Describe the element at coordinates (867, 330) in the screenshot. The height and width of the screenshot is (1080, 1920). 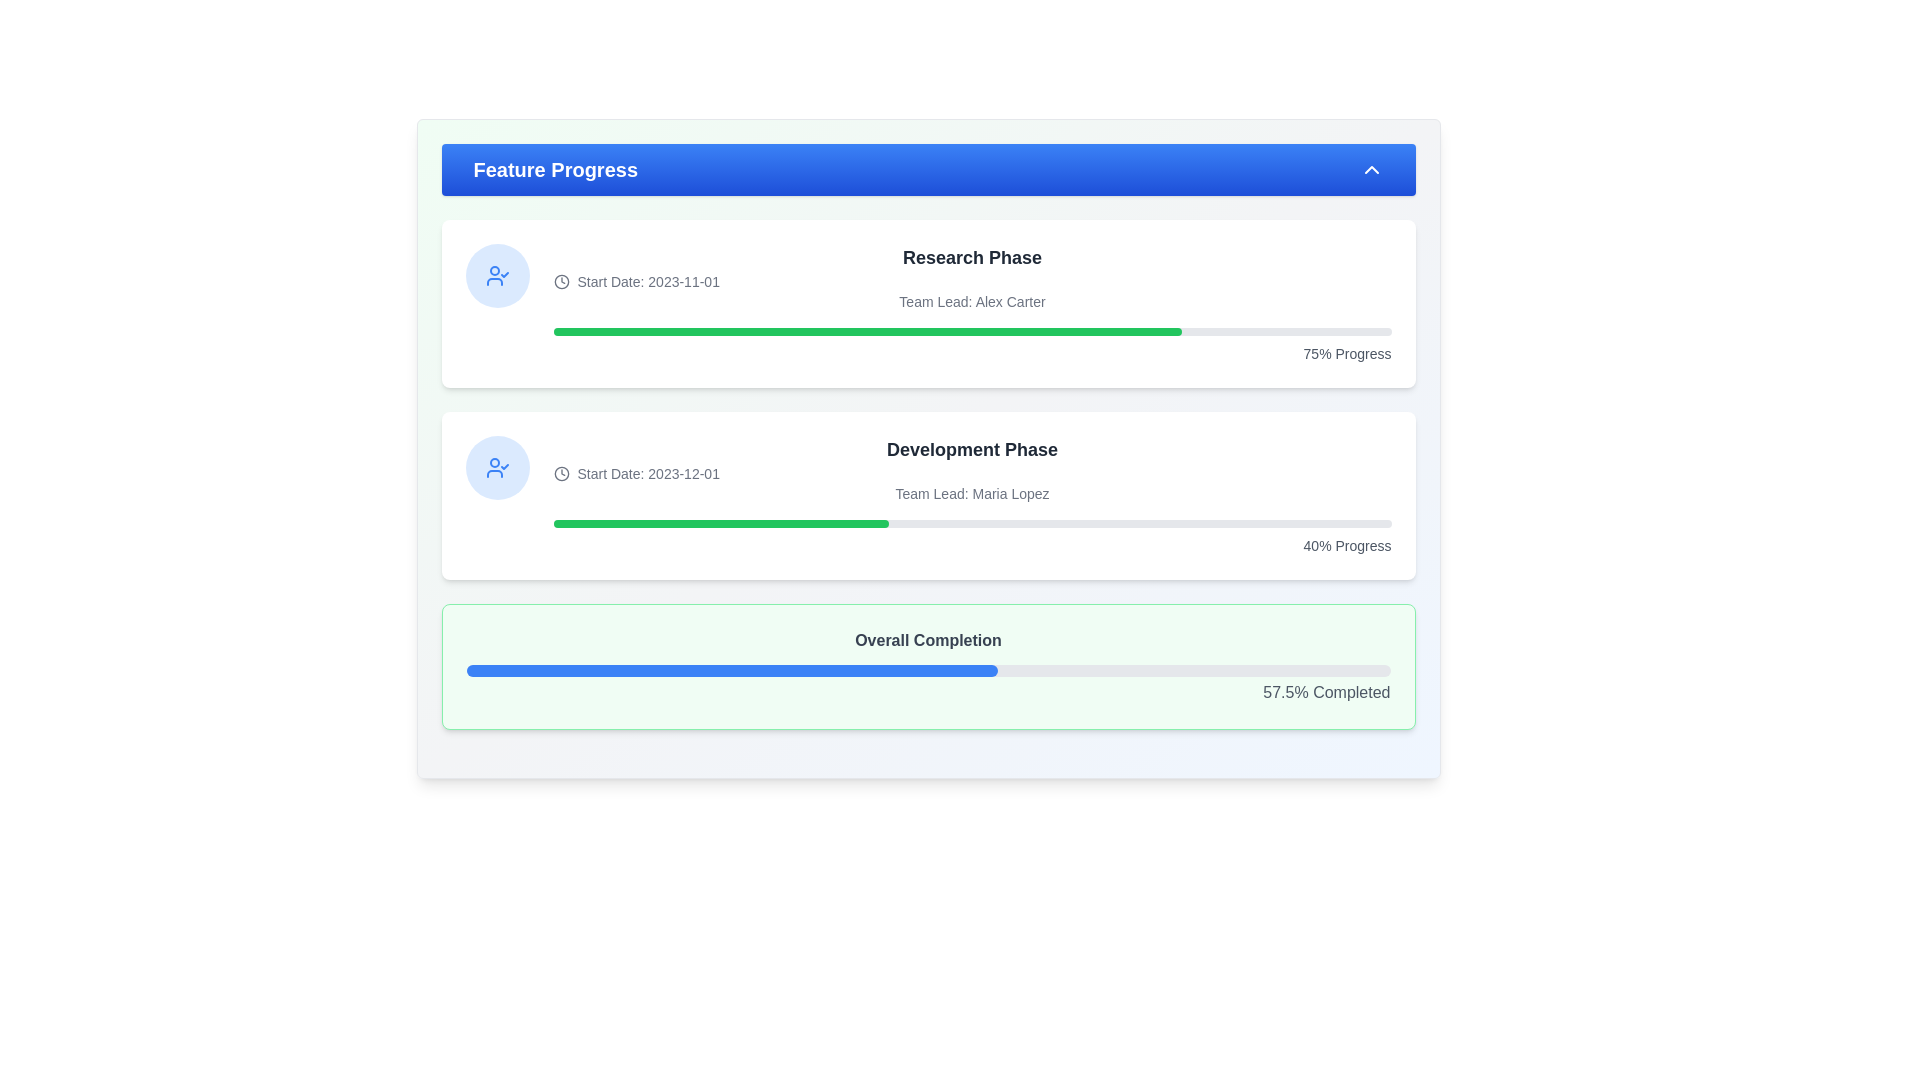
I see `the green progress bar representing 75% completion of the 'Research Phase' task, located at the top of the progress section` at that location.